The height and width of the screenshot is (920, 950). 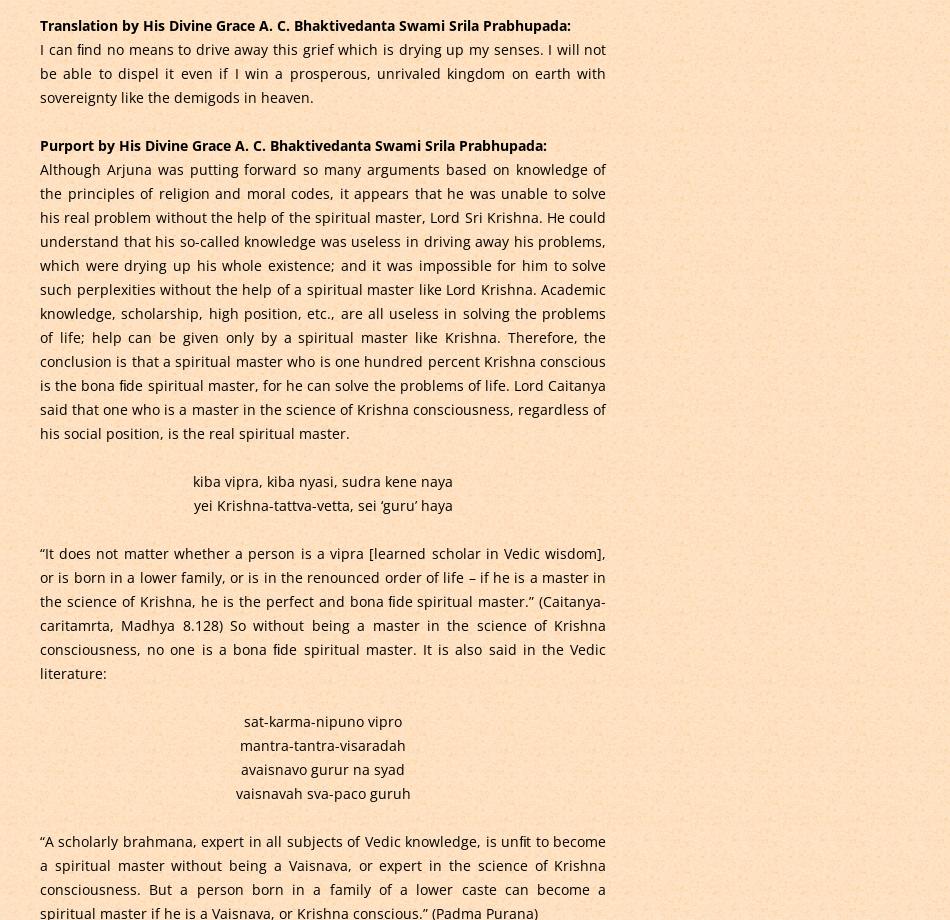 What do you see at coordinates (321, 792) in the screenshot?
I see `'vaisnavah sva-paco guruh'` at bounding box center [321, 792].